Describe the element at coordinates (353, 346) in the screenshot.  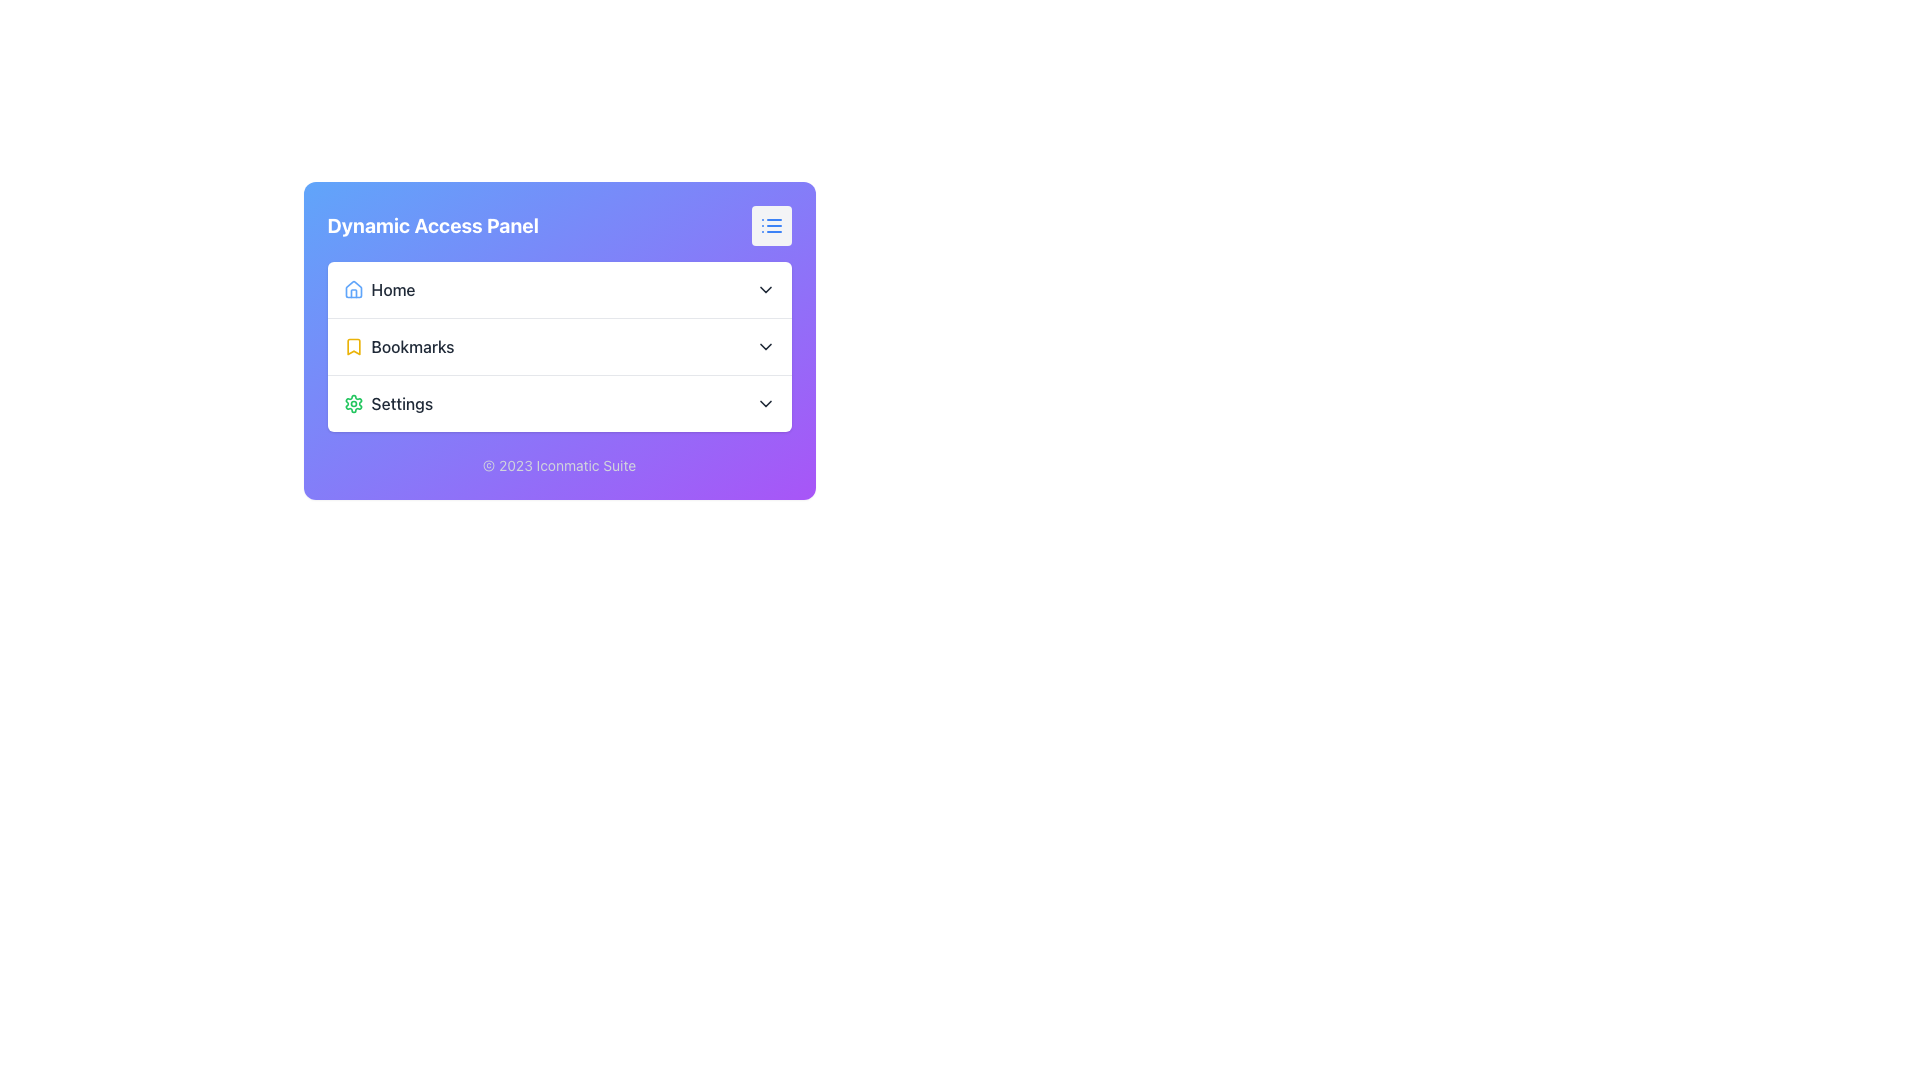
I see `the 'Bookmarks' icon located in the second row of the list within the panel, positioned to the left of the text label 'Bookmarks'` at that location.